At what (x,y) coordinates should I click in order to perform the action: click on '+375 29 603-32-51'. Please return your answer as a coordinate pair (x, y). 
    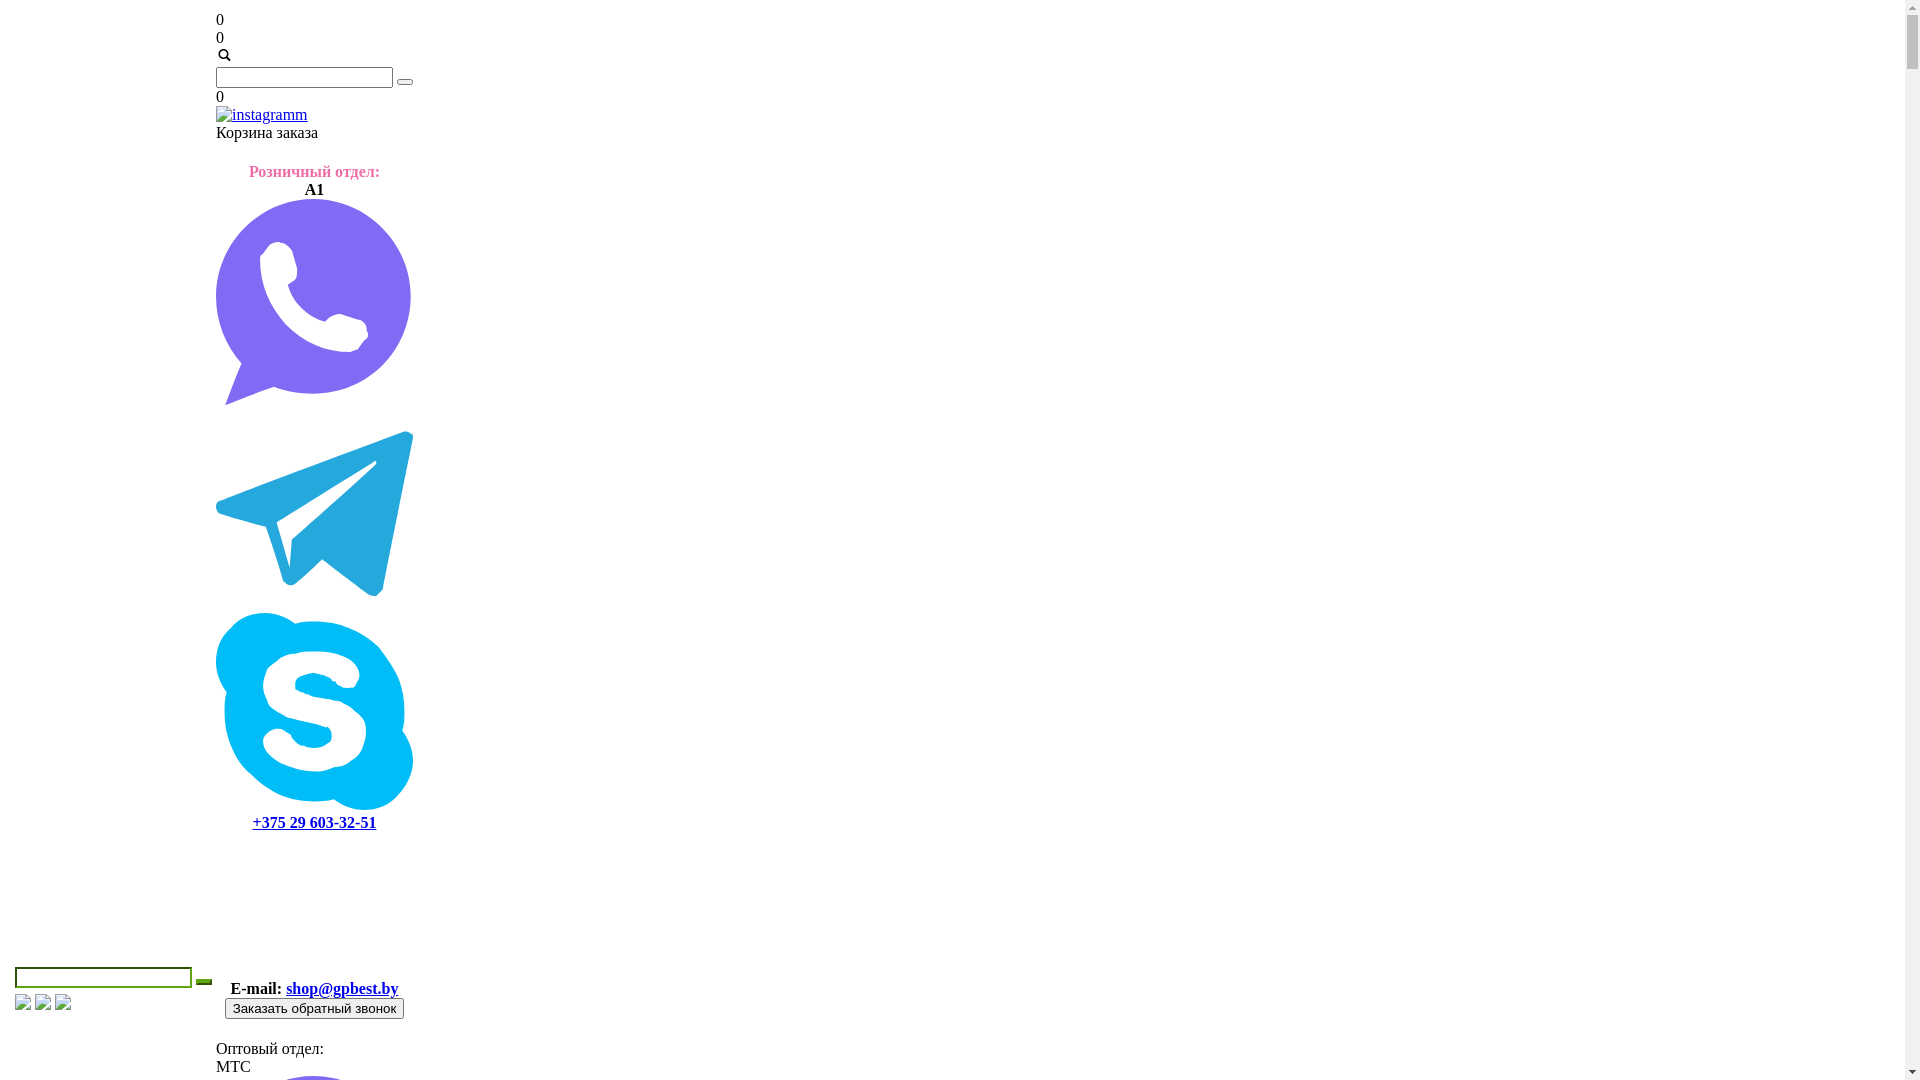
    Looking at the image, I should click on (314, 822).